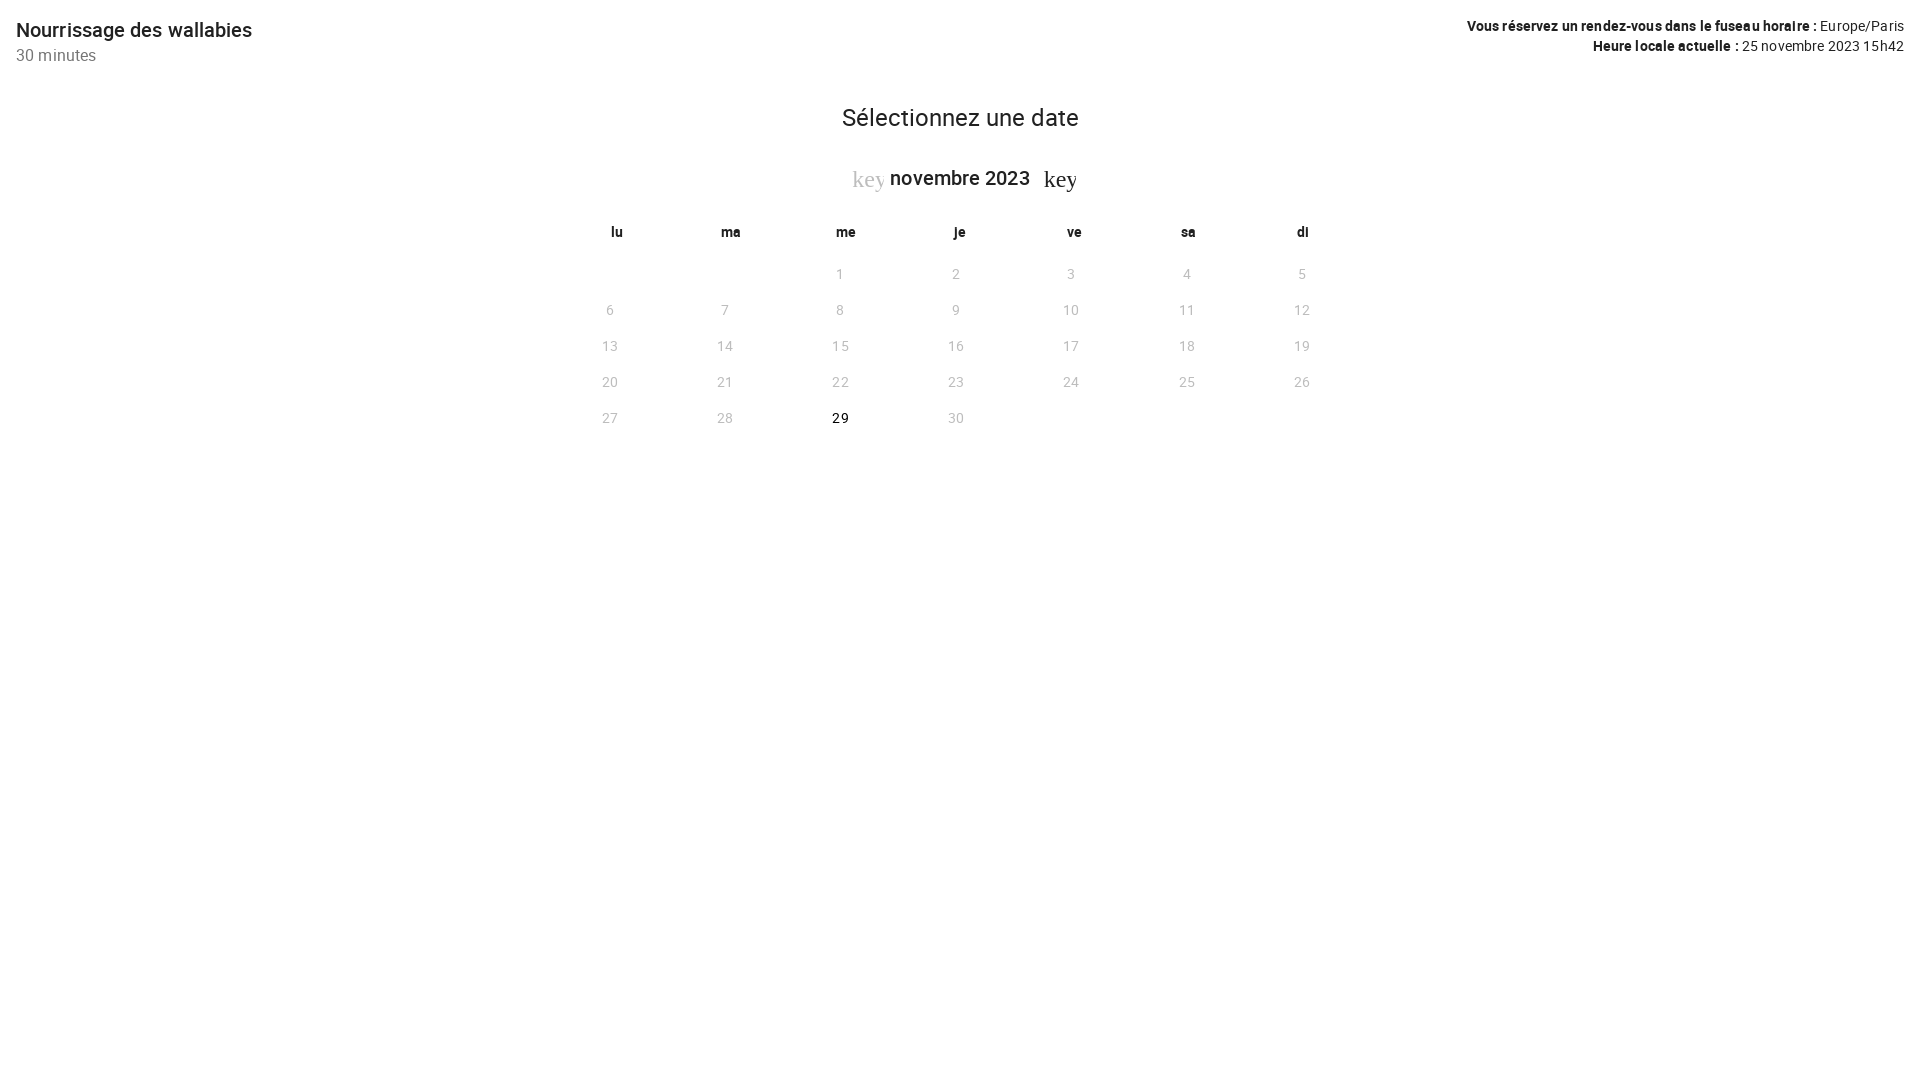 This screenshot has height=1080, width=1920. Describe the element at coordinates (1186, 309) in the screenshot. I see `'11'` at that location.